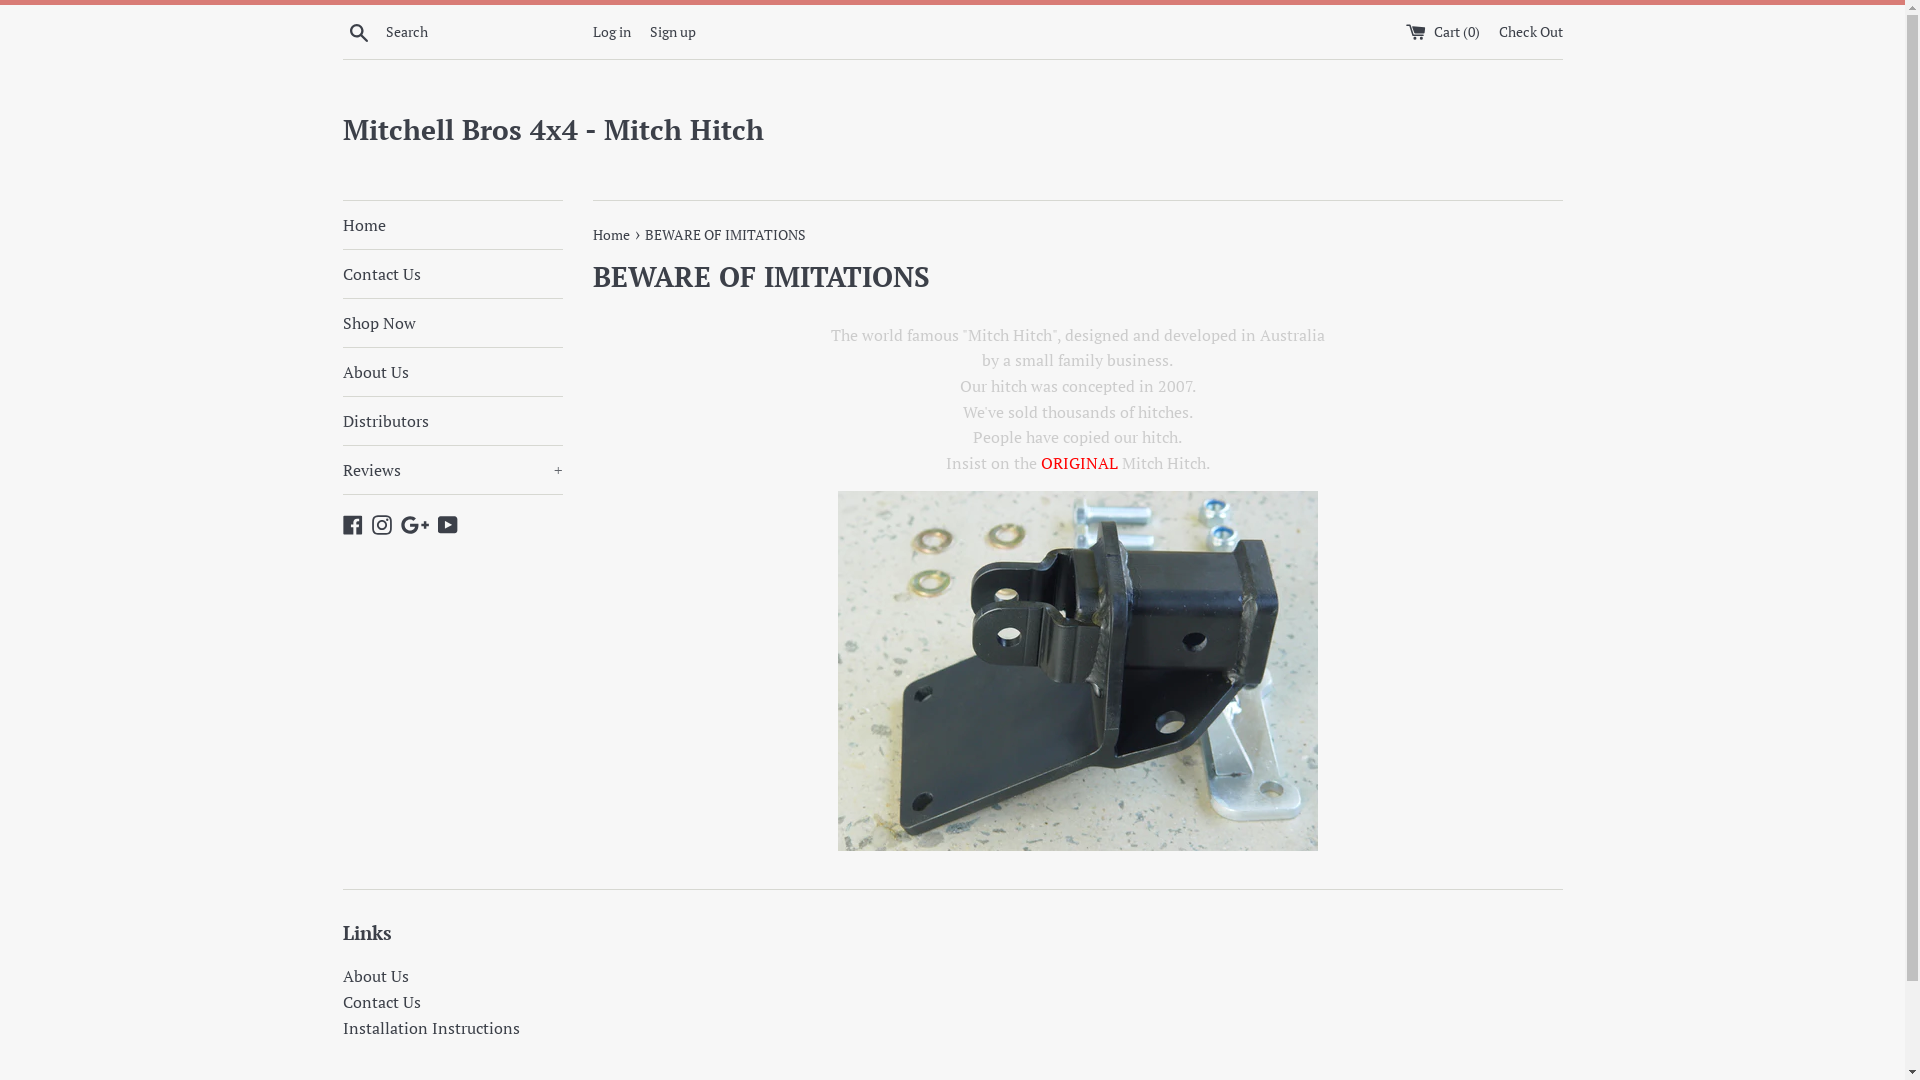  Describe the element at coordinates (672, 31) in the screenshot. I see `'Sign up'` at that location.